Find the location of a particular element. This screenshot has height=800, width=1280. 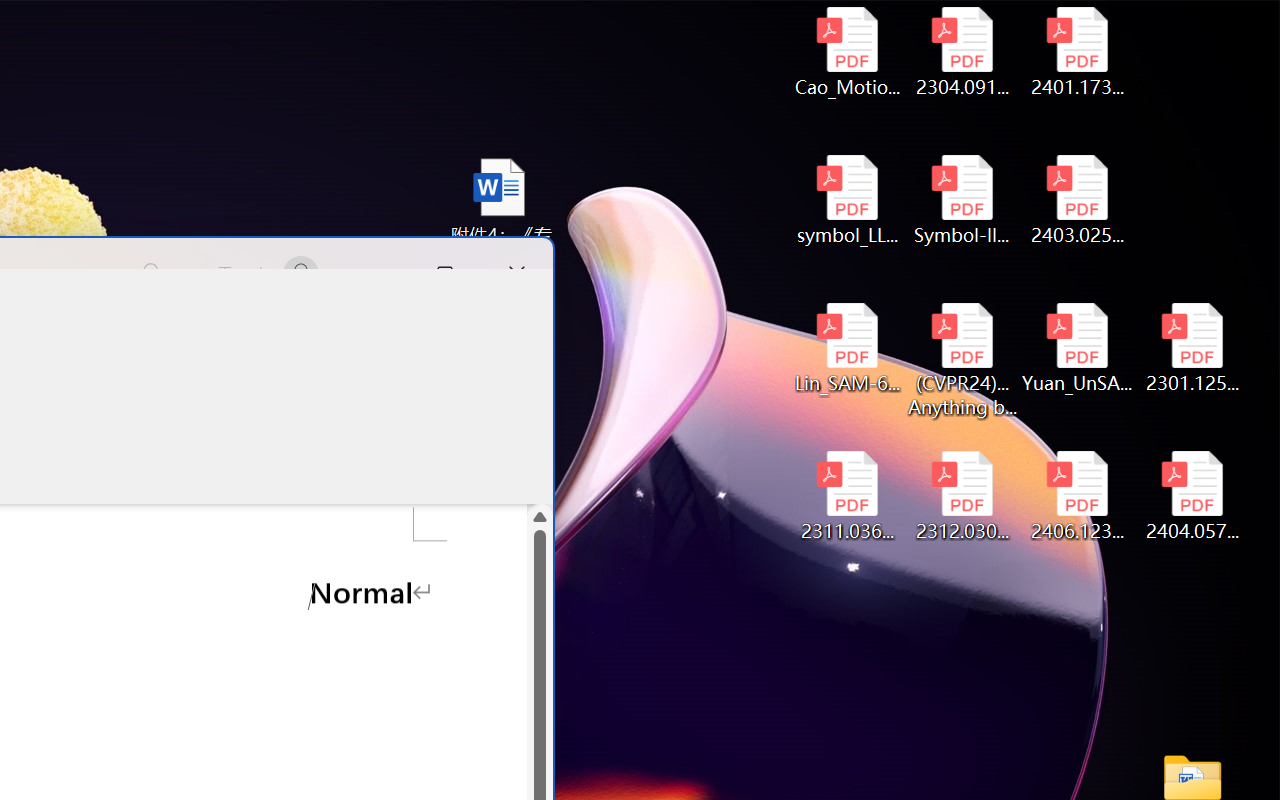

'(CVPR24)Matching Anything by Segmenting Anything.pdf' is located at coordinates (962, 360).